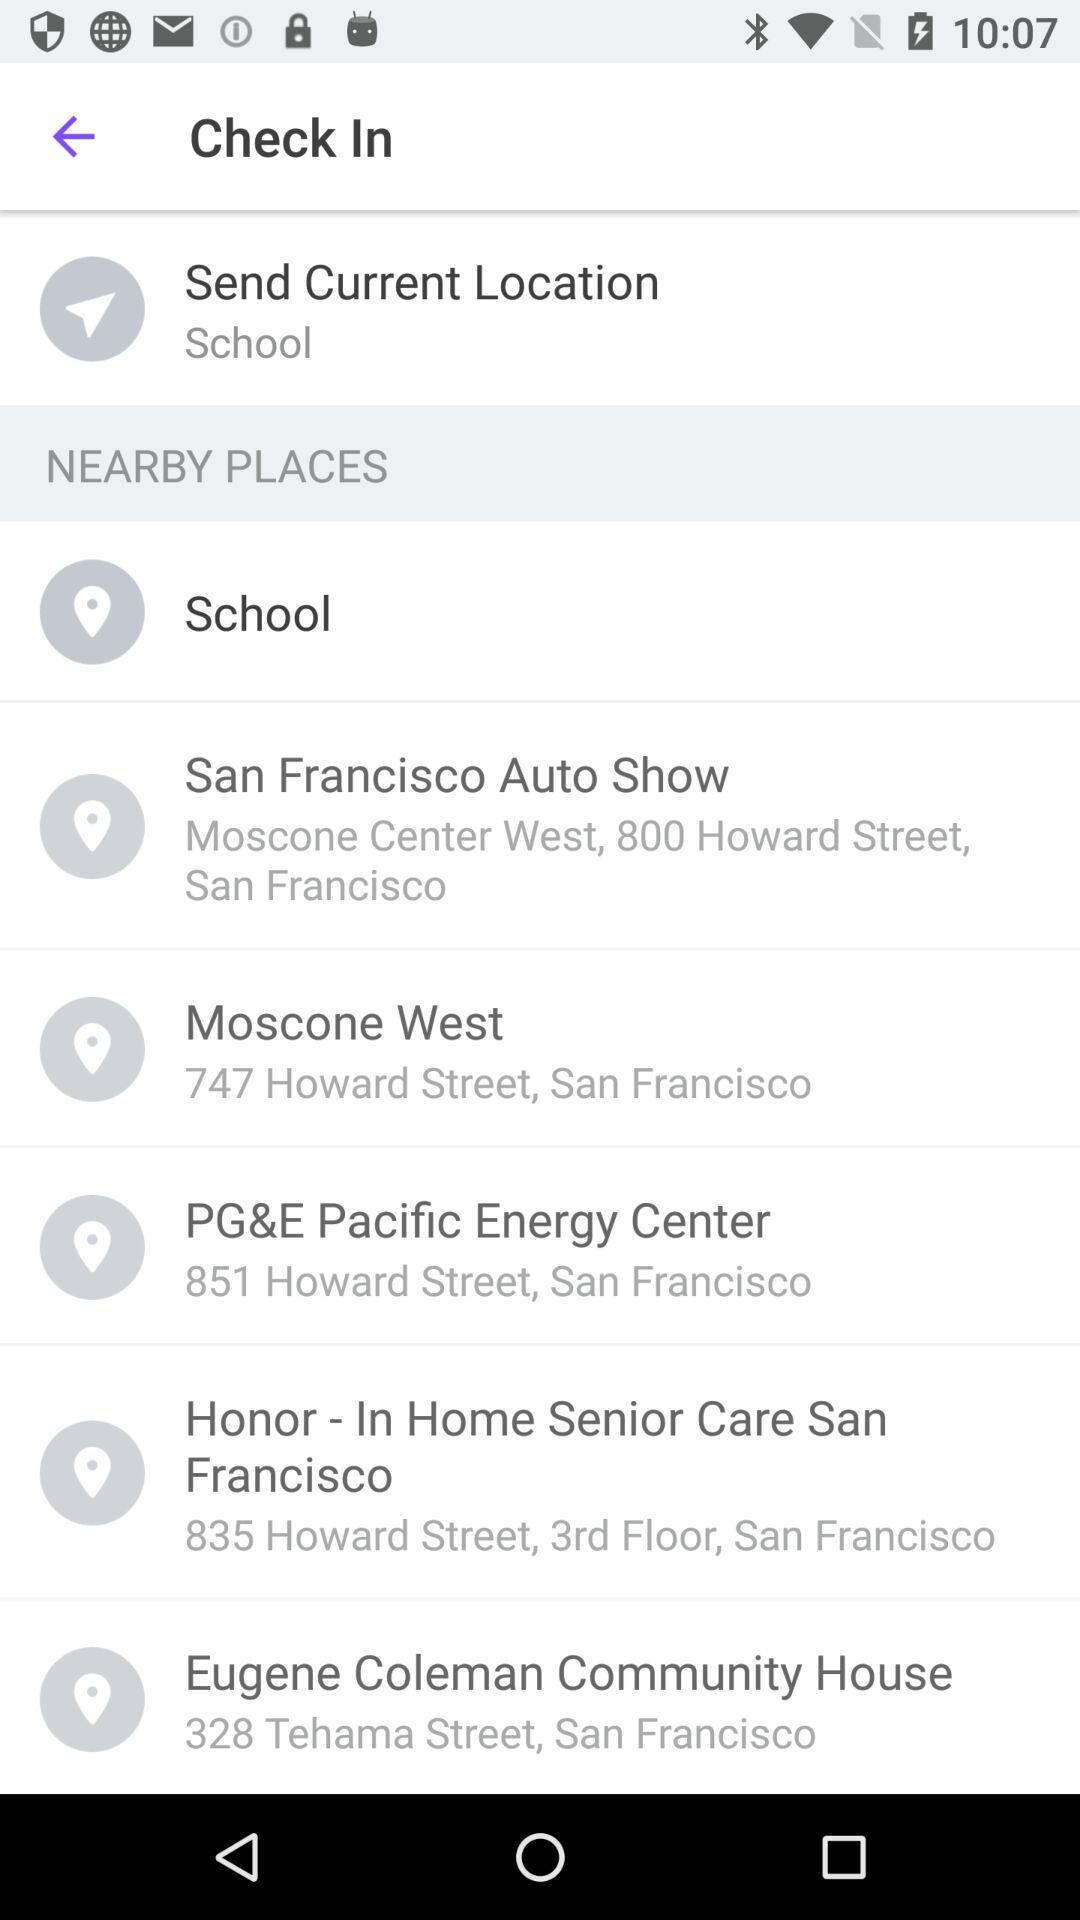 Image resolution: width=1080 pixels, height=1920 pixels. Describe the element at coordinates (72, 135) in the screenshot. I see `icon next to check in item` at that location.